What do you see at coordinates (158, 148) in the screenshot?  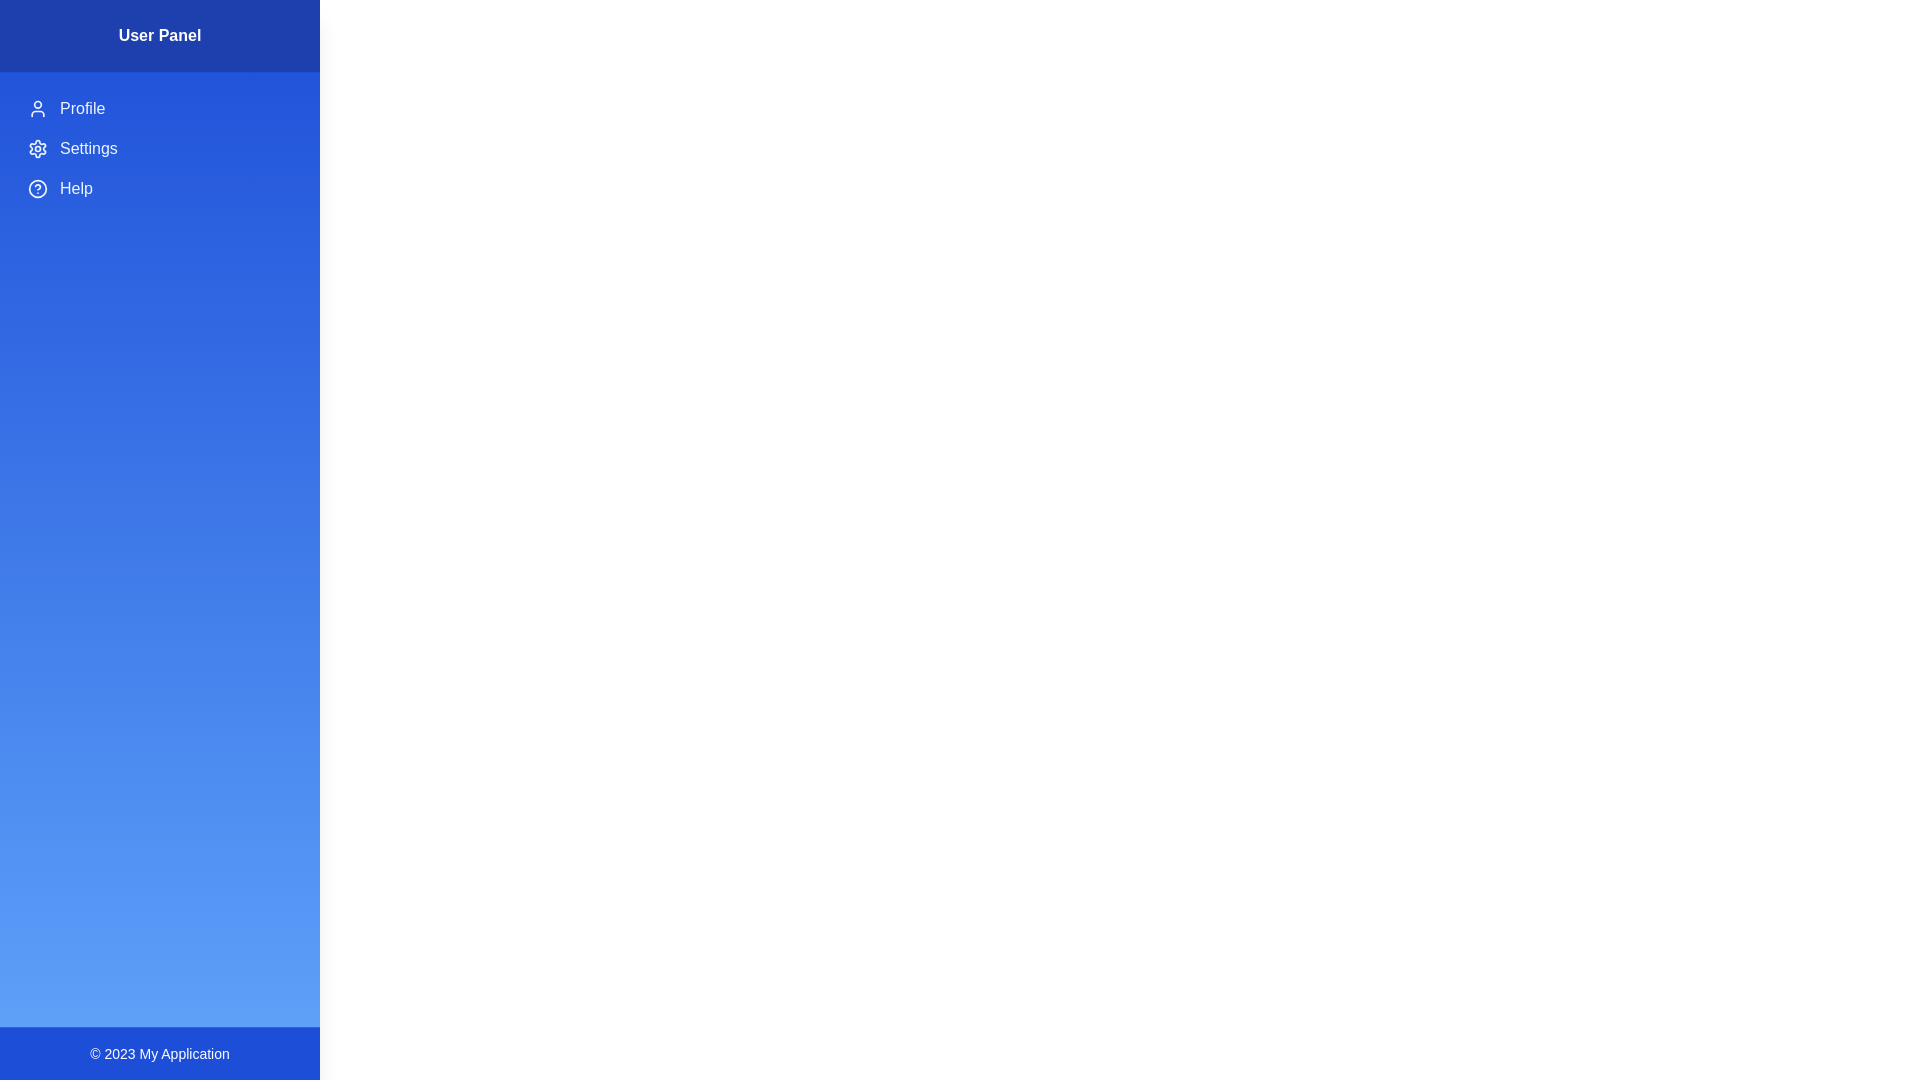 I see `the 'Settings' menu item to open its corresponding functionality` at bounding box center [158, 148].